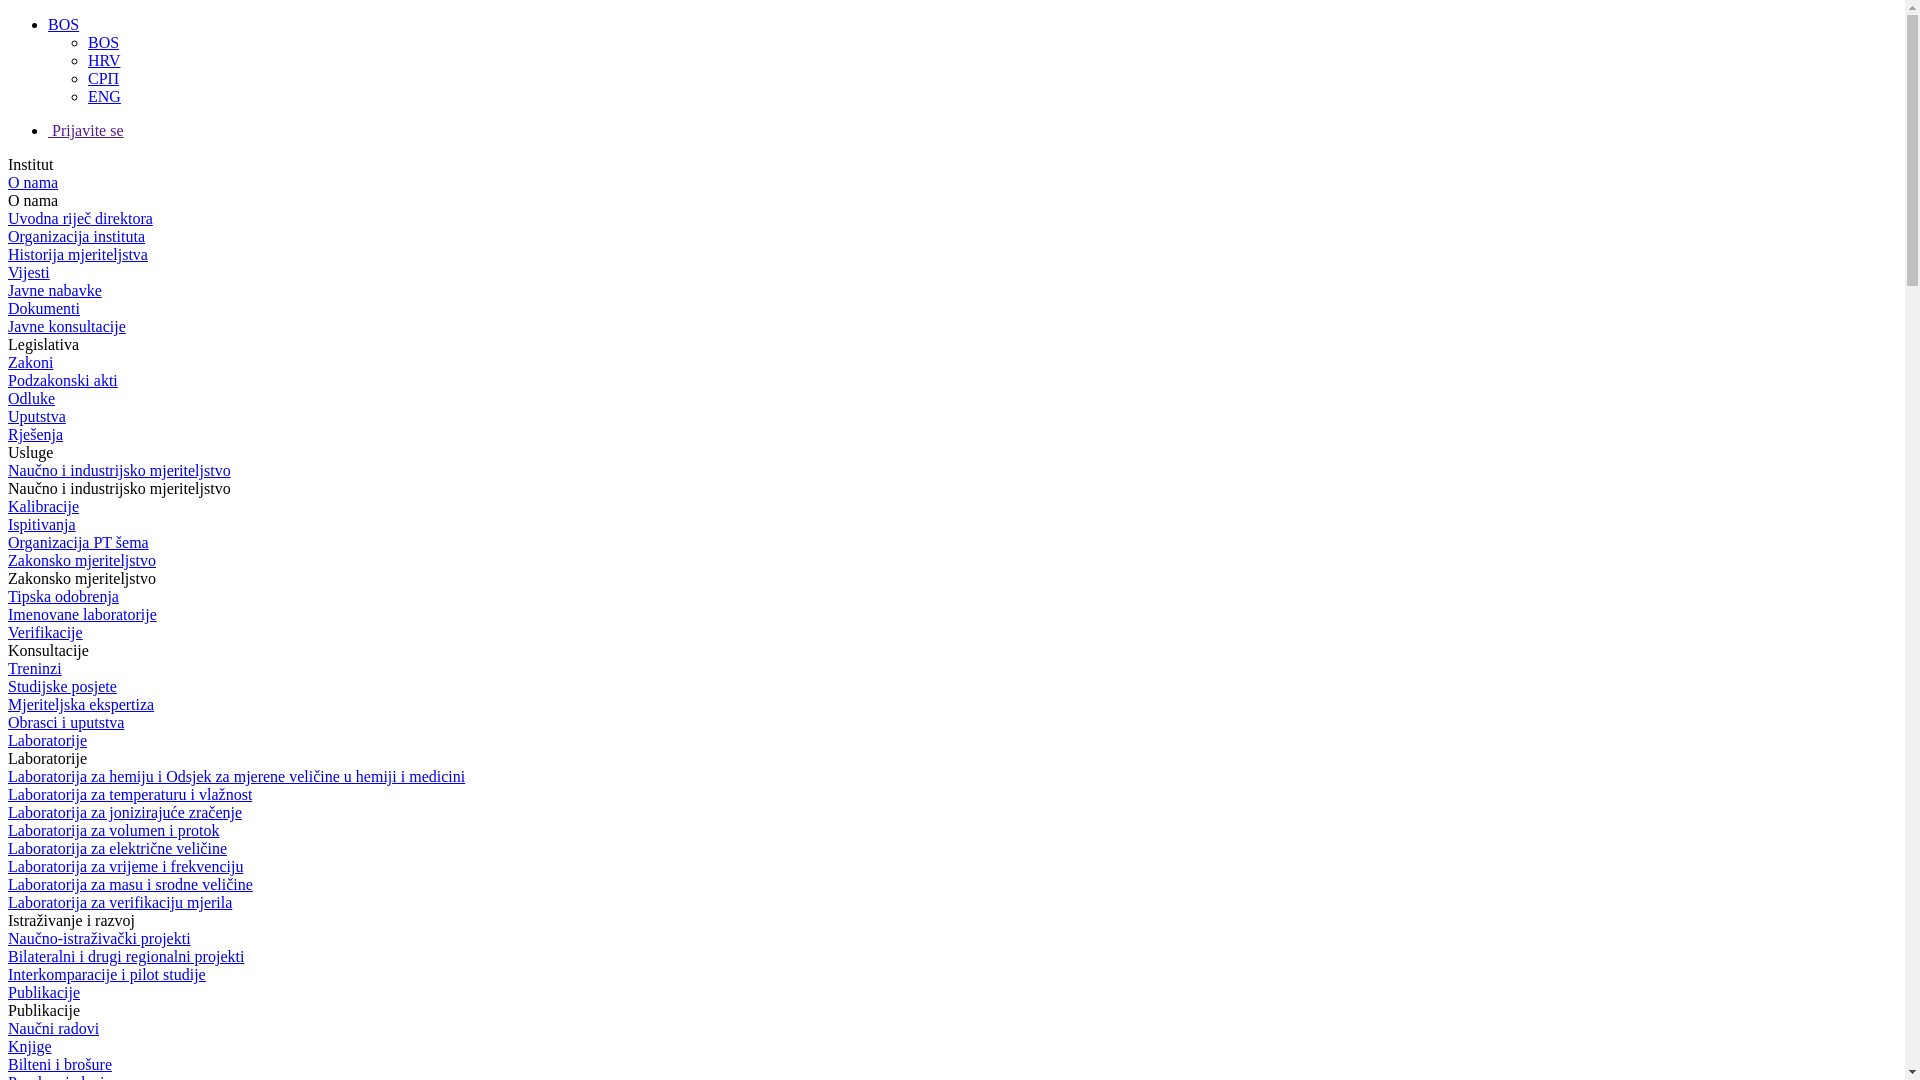 This screenshot has height=1080, width=1920. What do you see at coordinates (103, 96) in the screenshot?
I see `'ENG'` at bounding box center [103, 96].